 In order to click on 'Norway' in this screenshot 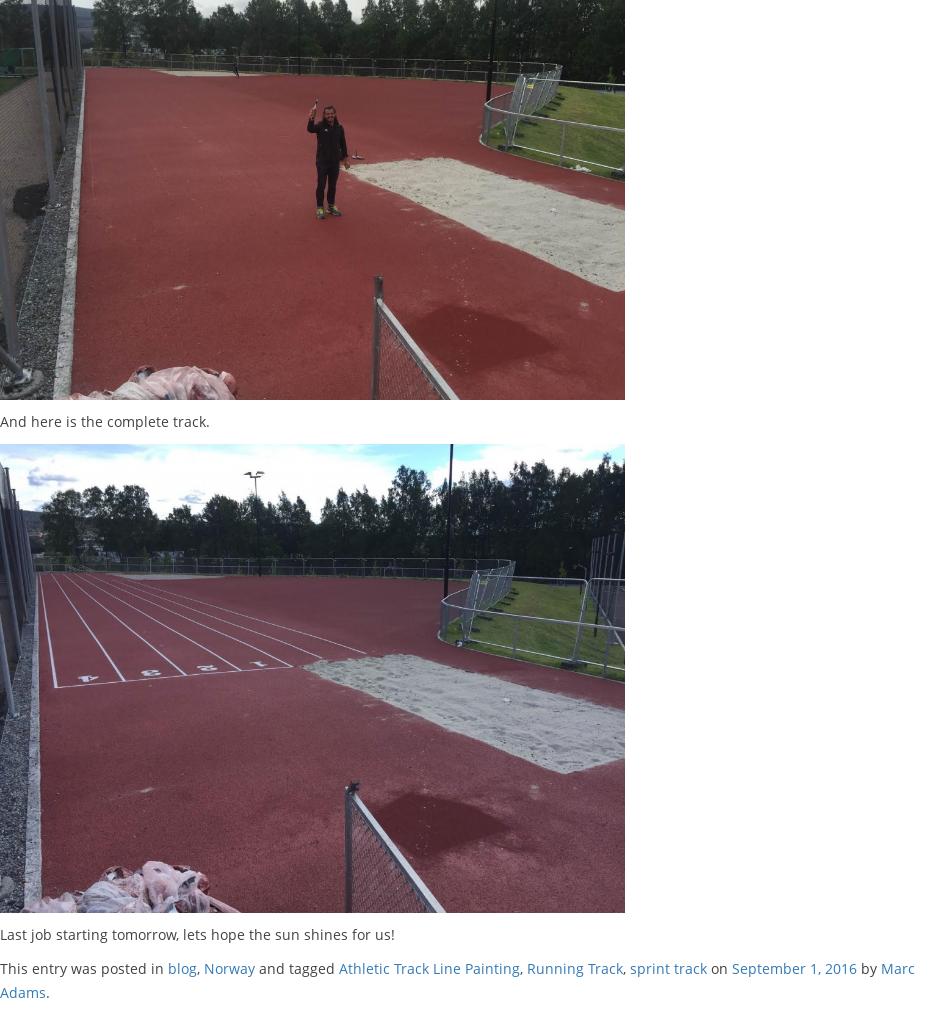, I will do `click(229, 966)`.